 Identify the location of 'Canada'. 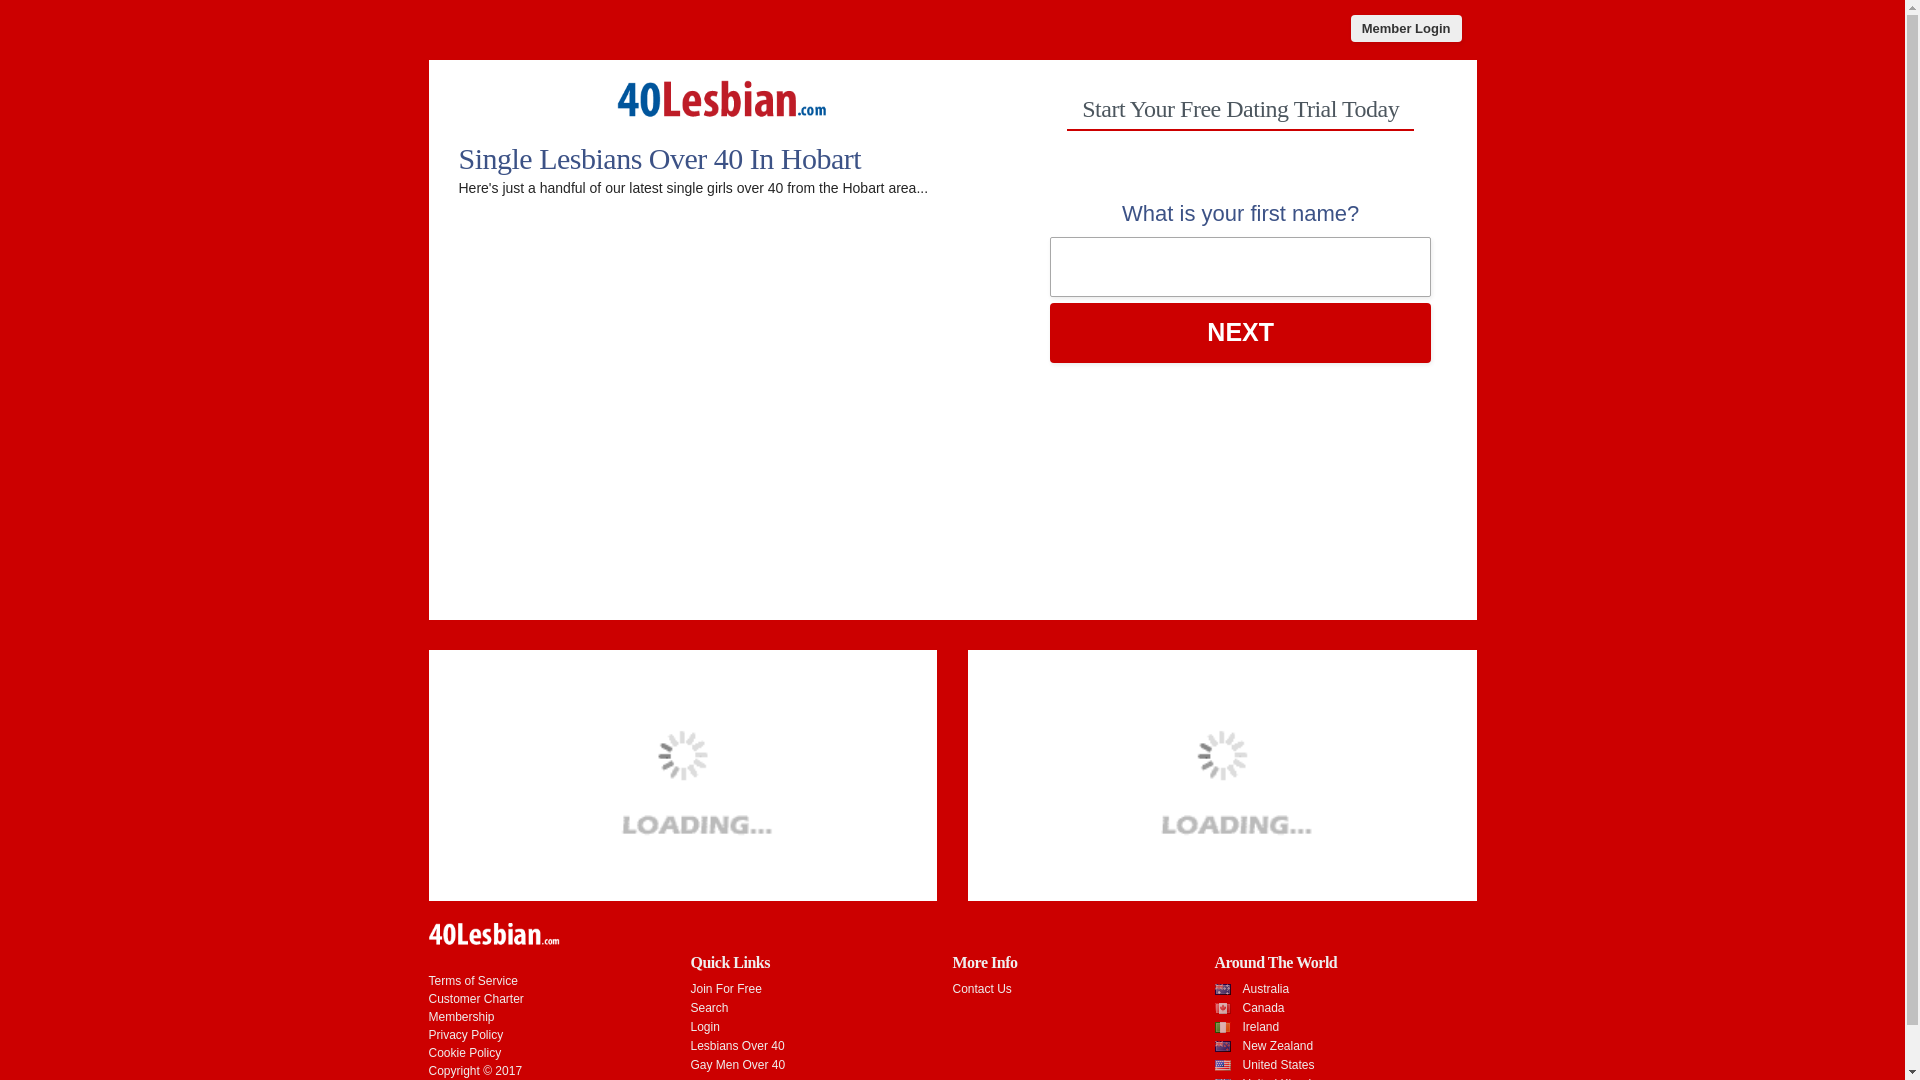
(1261, 1007).